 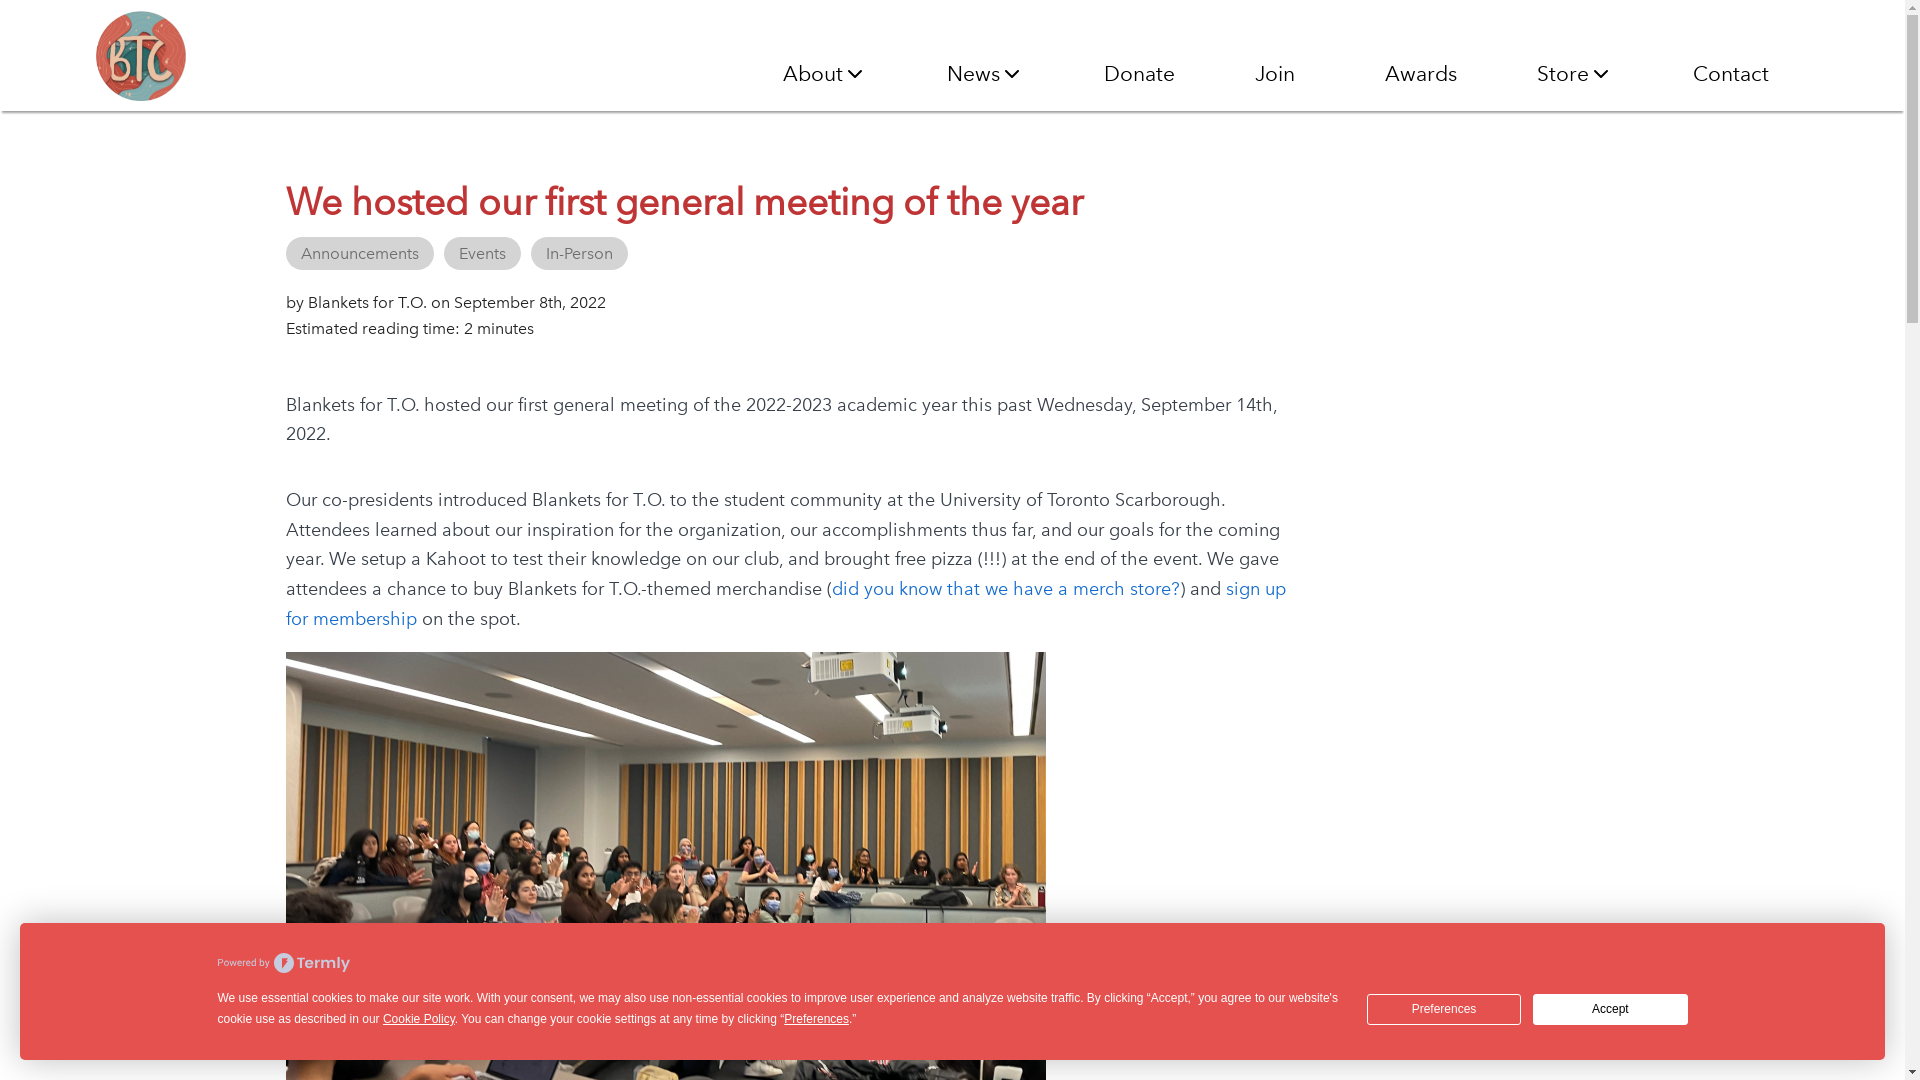 I want to click on 'Events', so click(x=482, y=252).